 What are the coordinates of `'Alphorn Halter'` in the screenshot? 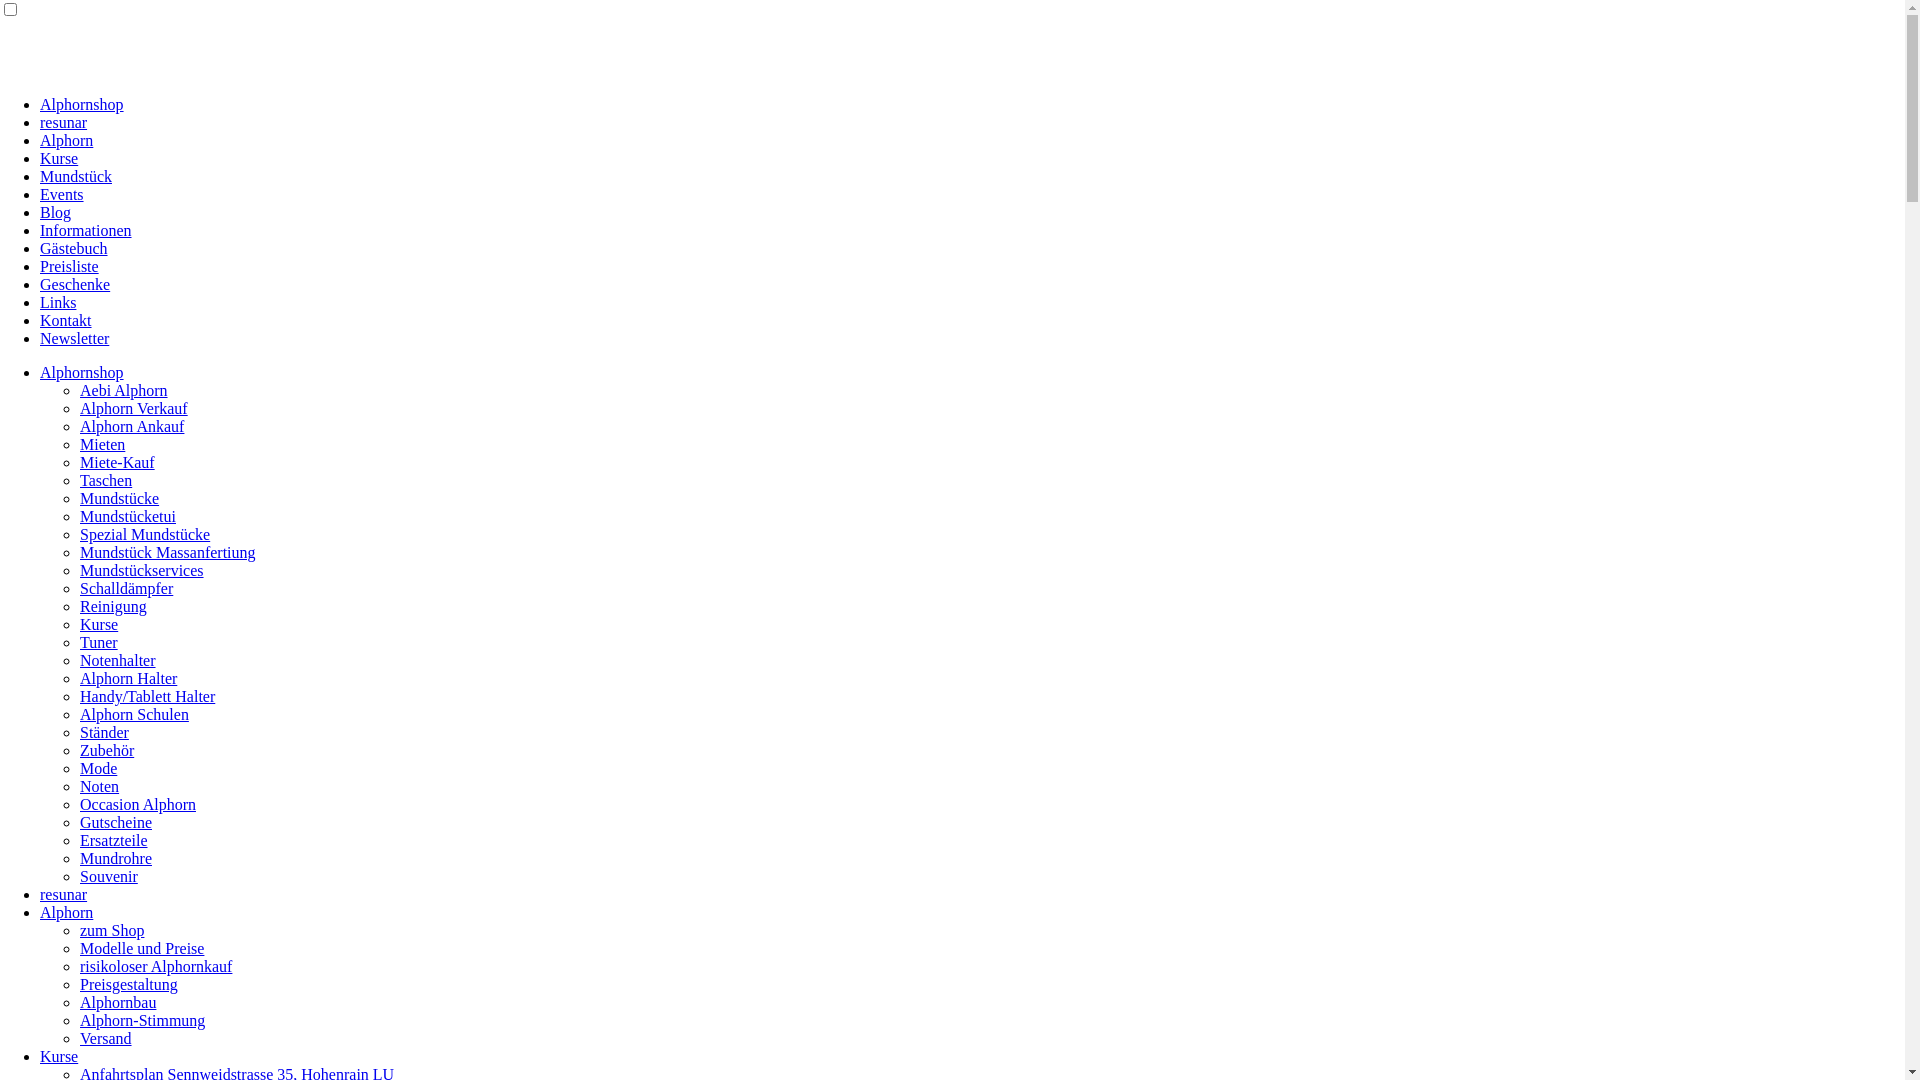 It's located at (127, 677).